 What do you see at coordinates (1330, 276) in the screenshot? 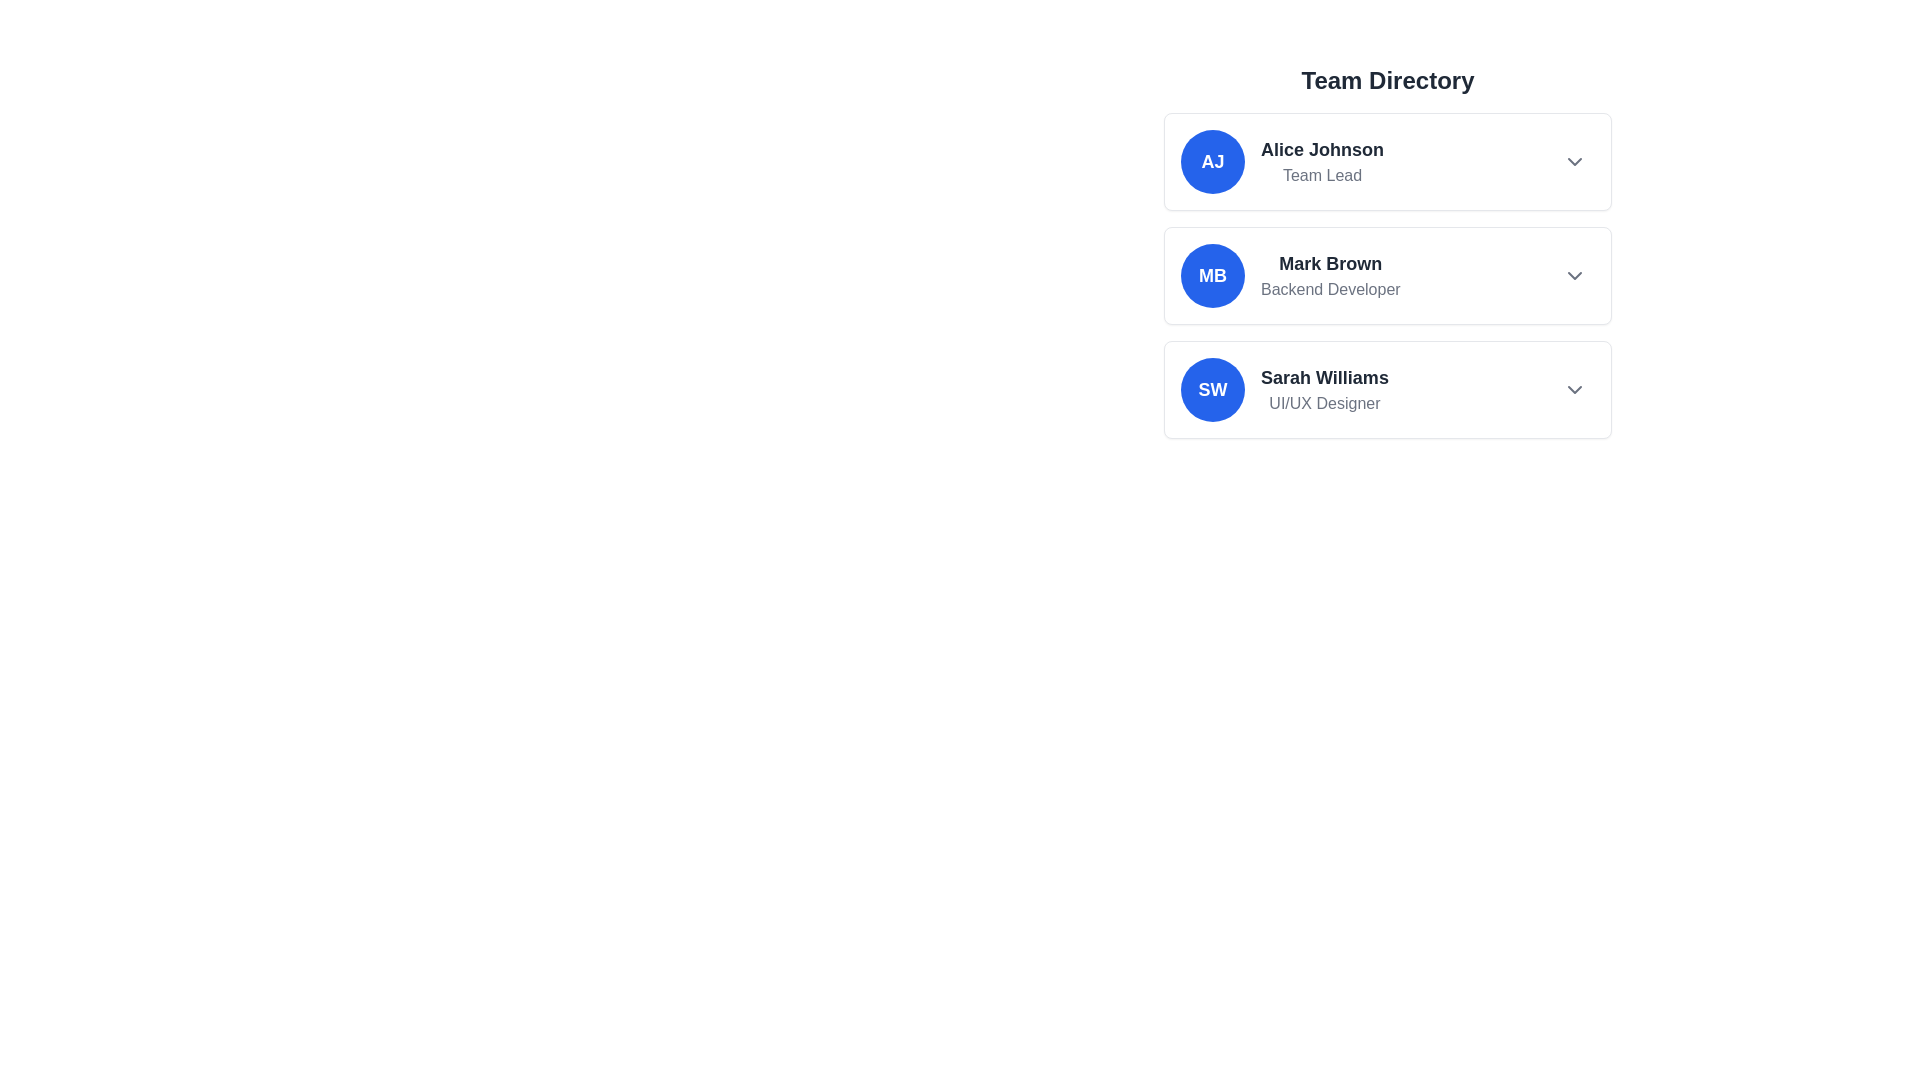
I see `the Text block displaying 'Mark Brown' and 'Backend Developer' in the Team Directory section, located to the right of the blue circular element with initials 'MB'` at bounding box center [1330, 276].